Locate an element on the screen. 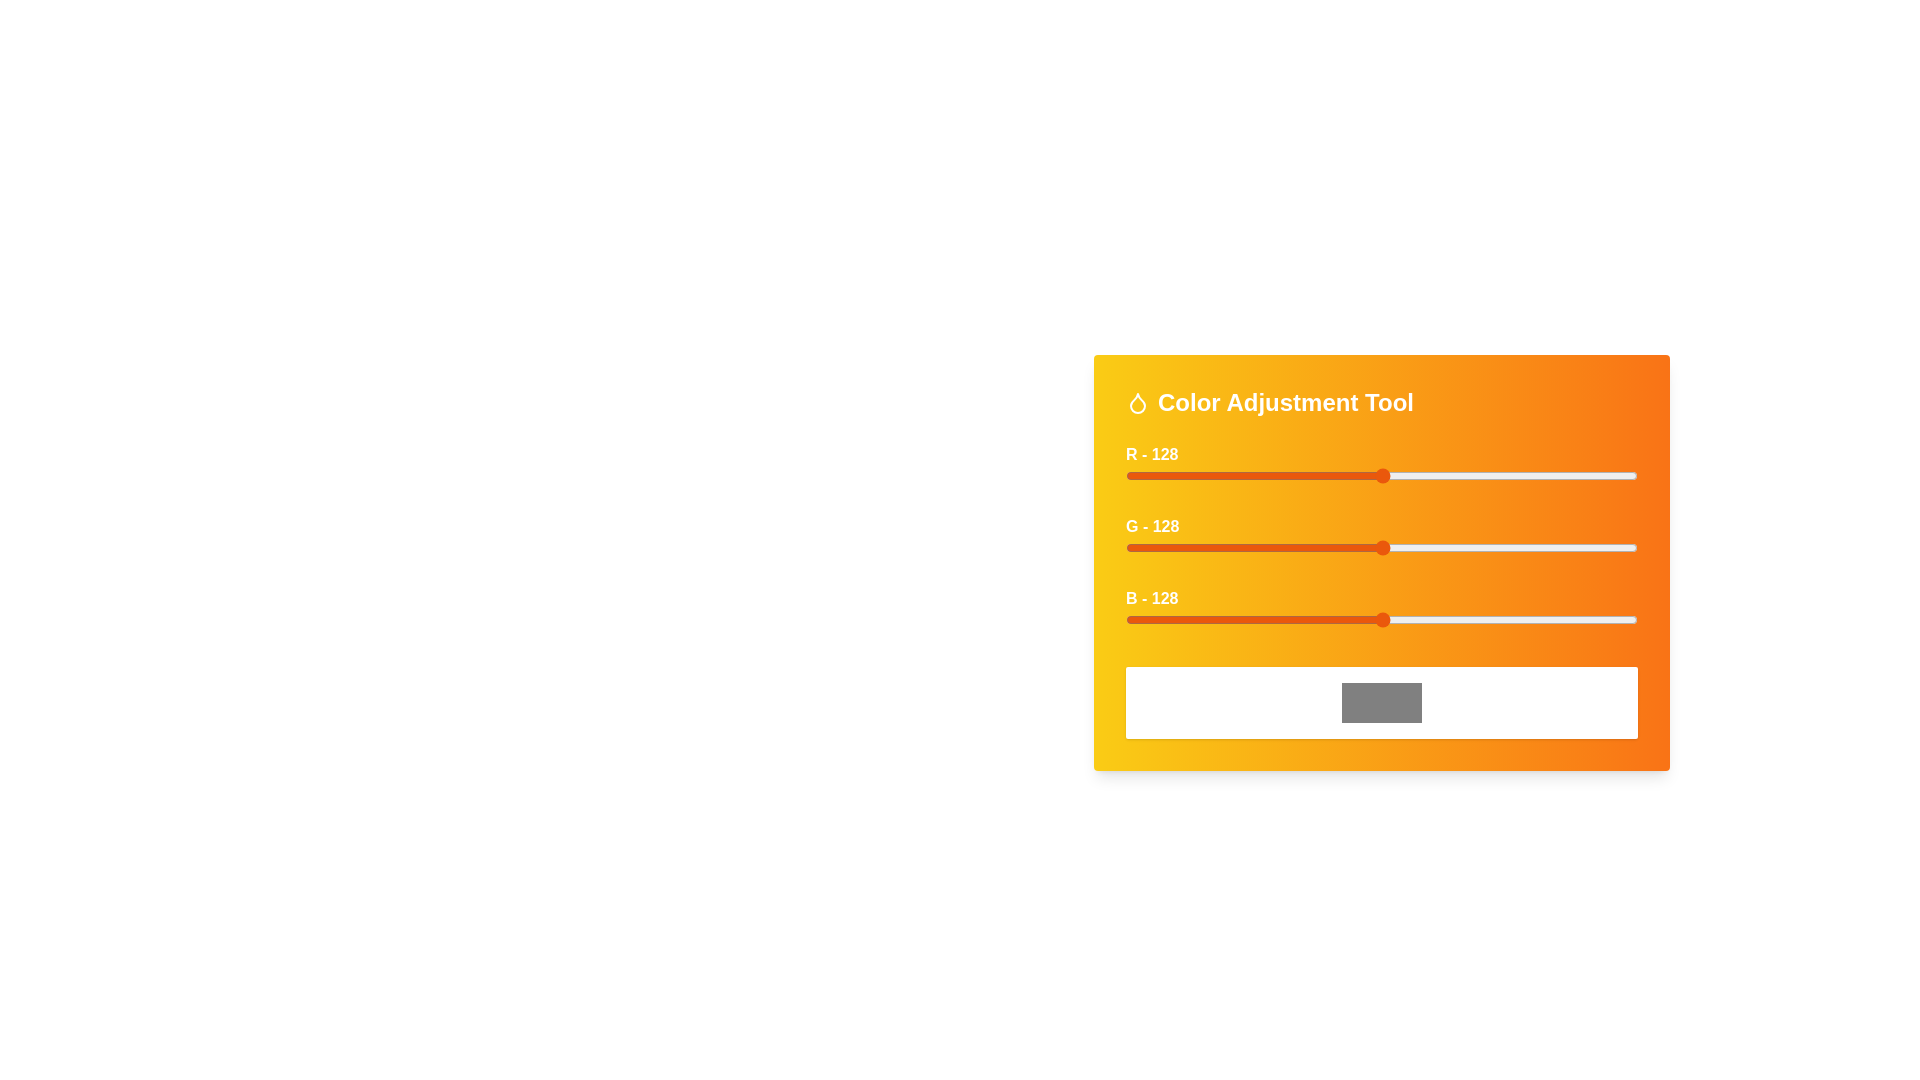 This screenshot has width=1920, height=1080. the red slider to 156 is located at coordinates (1438, 475).